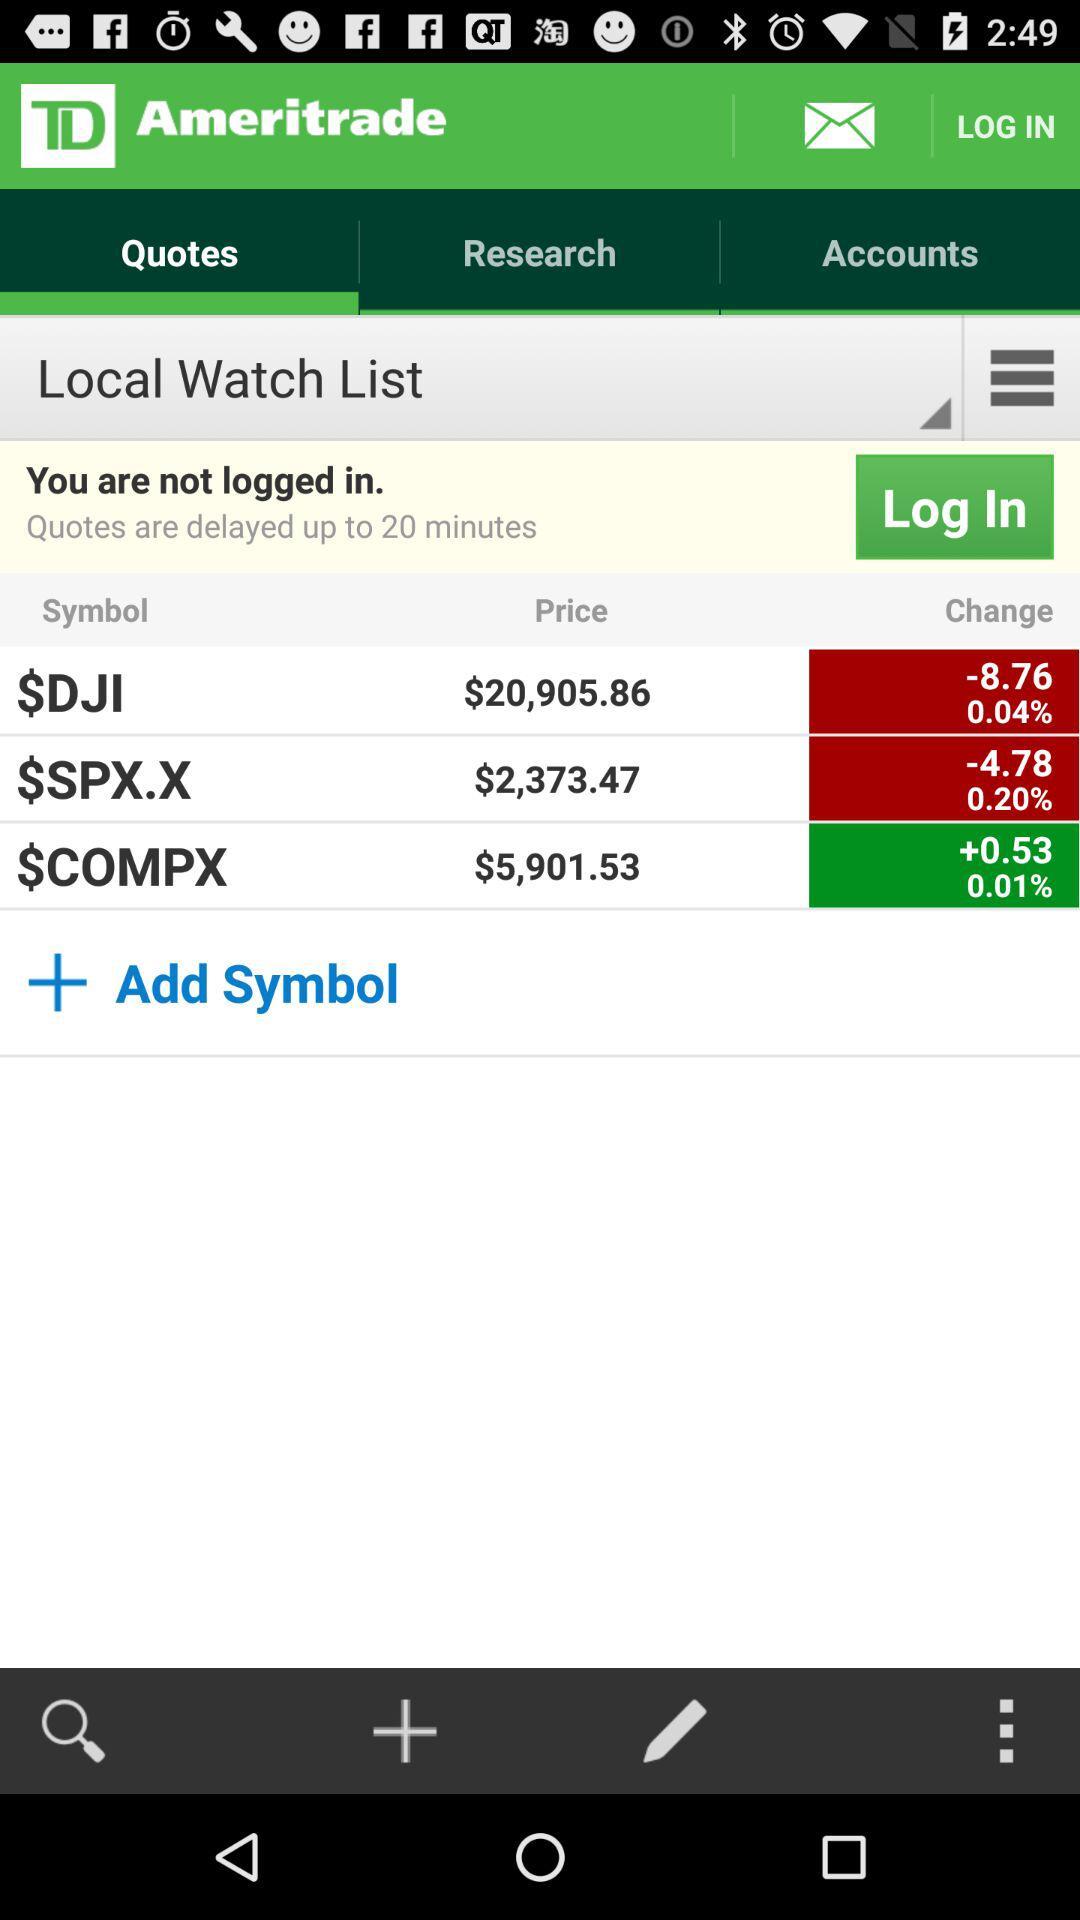 This screenshot has width=1080, height=1920. Describe the element at coordinates (944, 691) in the screenshot. I see `icon next to $20,905.86 item` at that location.